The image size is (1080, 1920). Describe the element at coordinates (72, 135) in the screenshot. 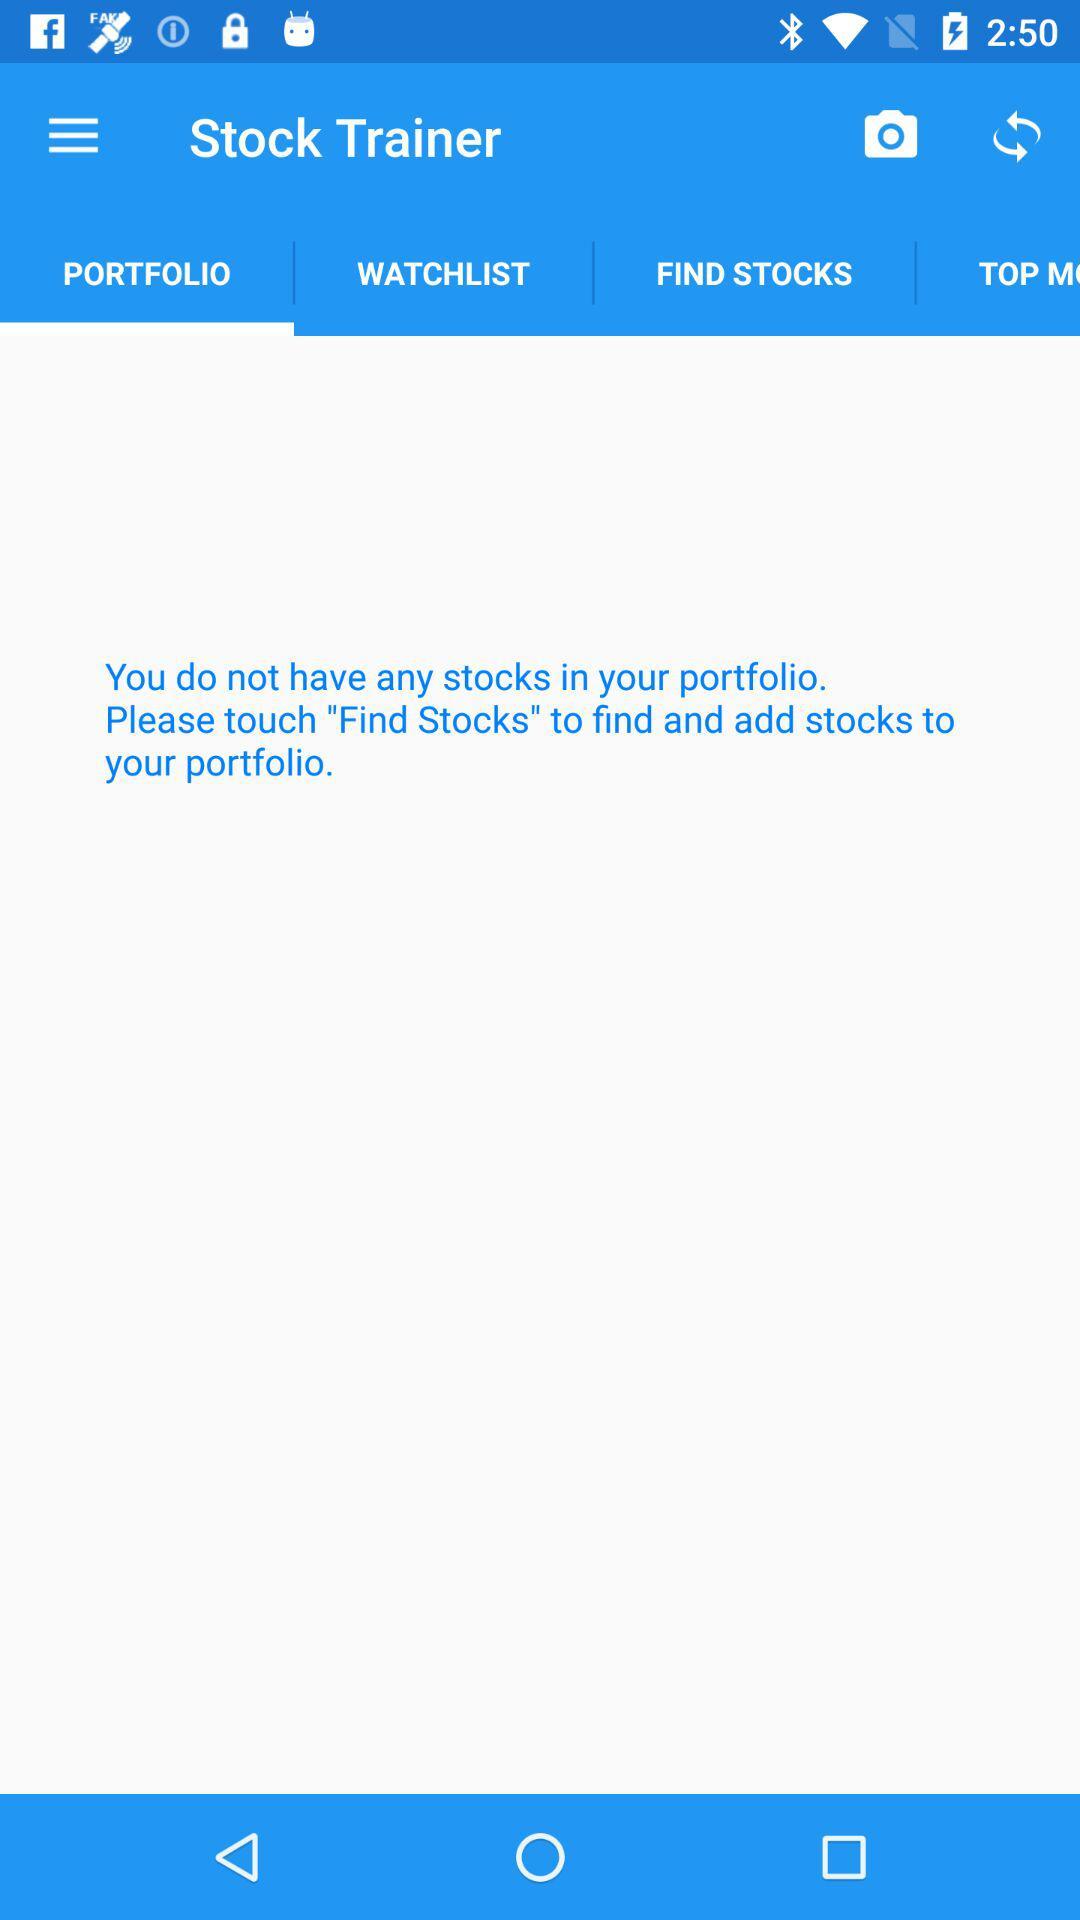

I see `icon next to stock trainer` at that location.